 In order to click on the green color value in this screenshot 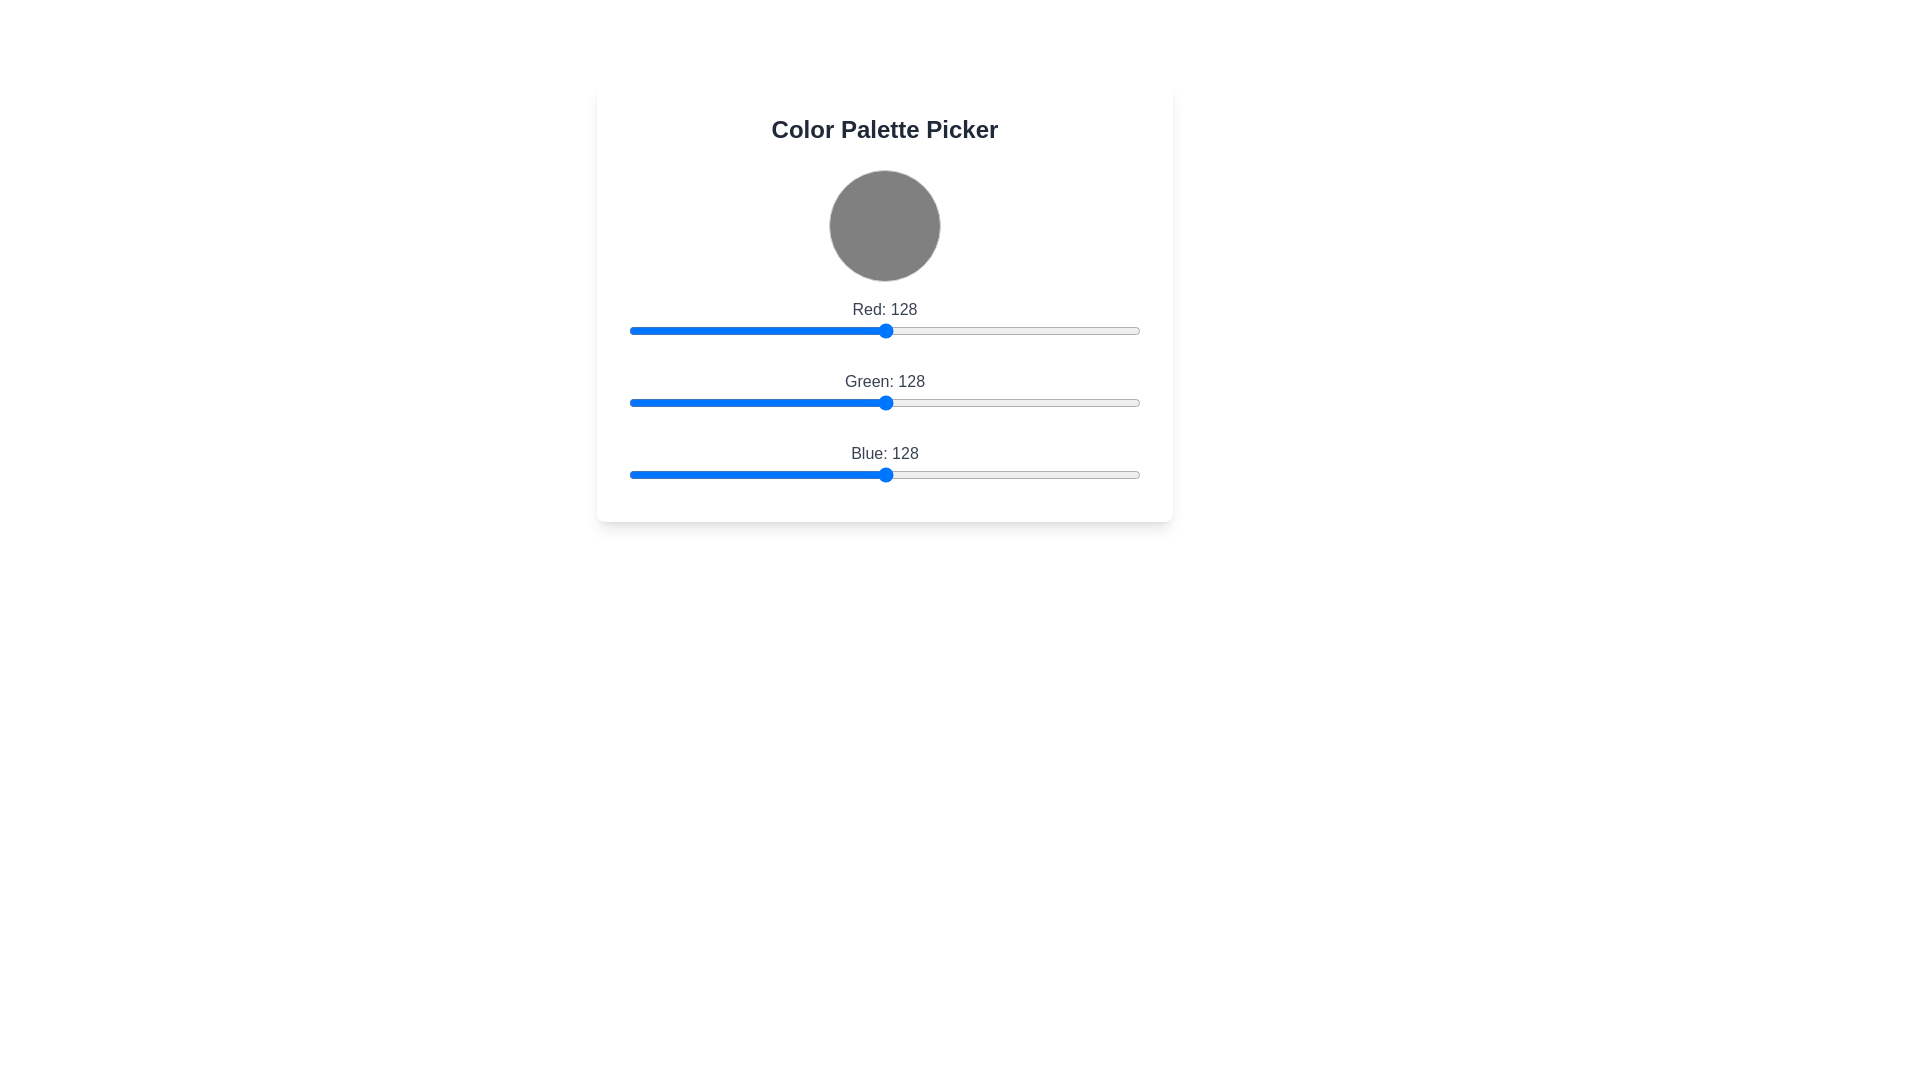, I will do `click(805, 402)`.